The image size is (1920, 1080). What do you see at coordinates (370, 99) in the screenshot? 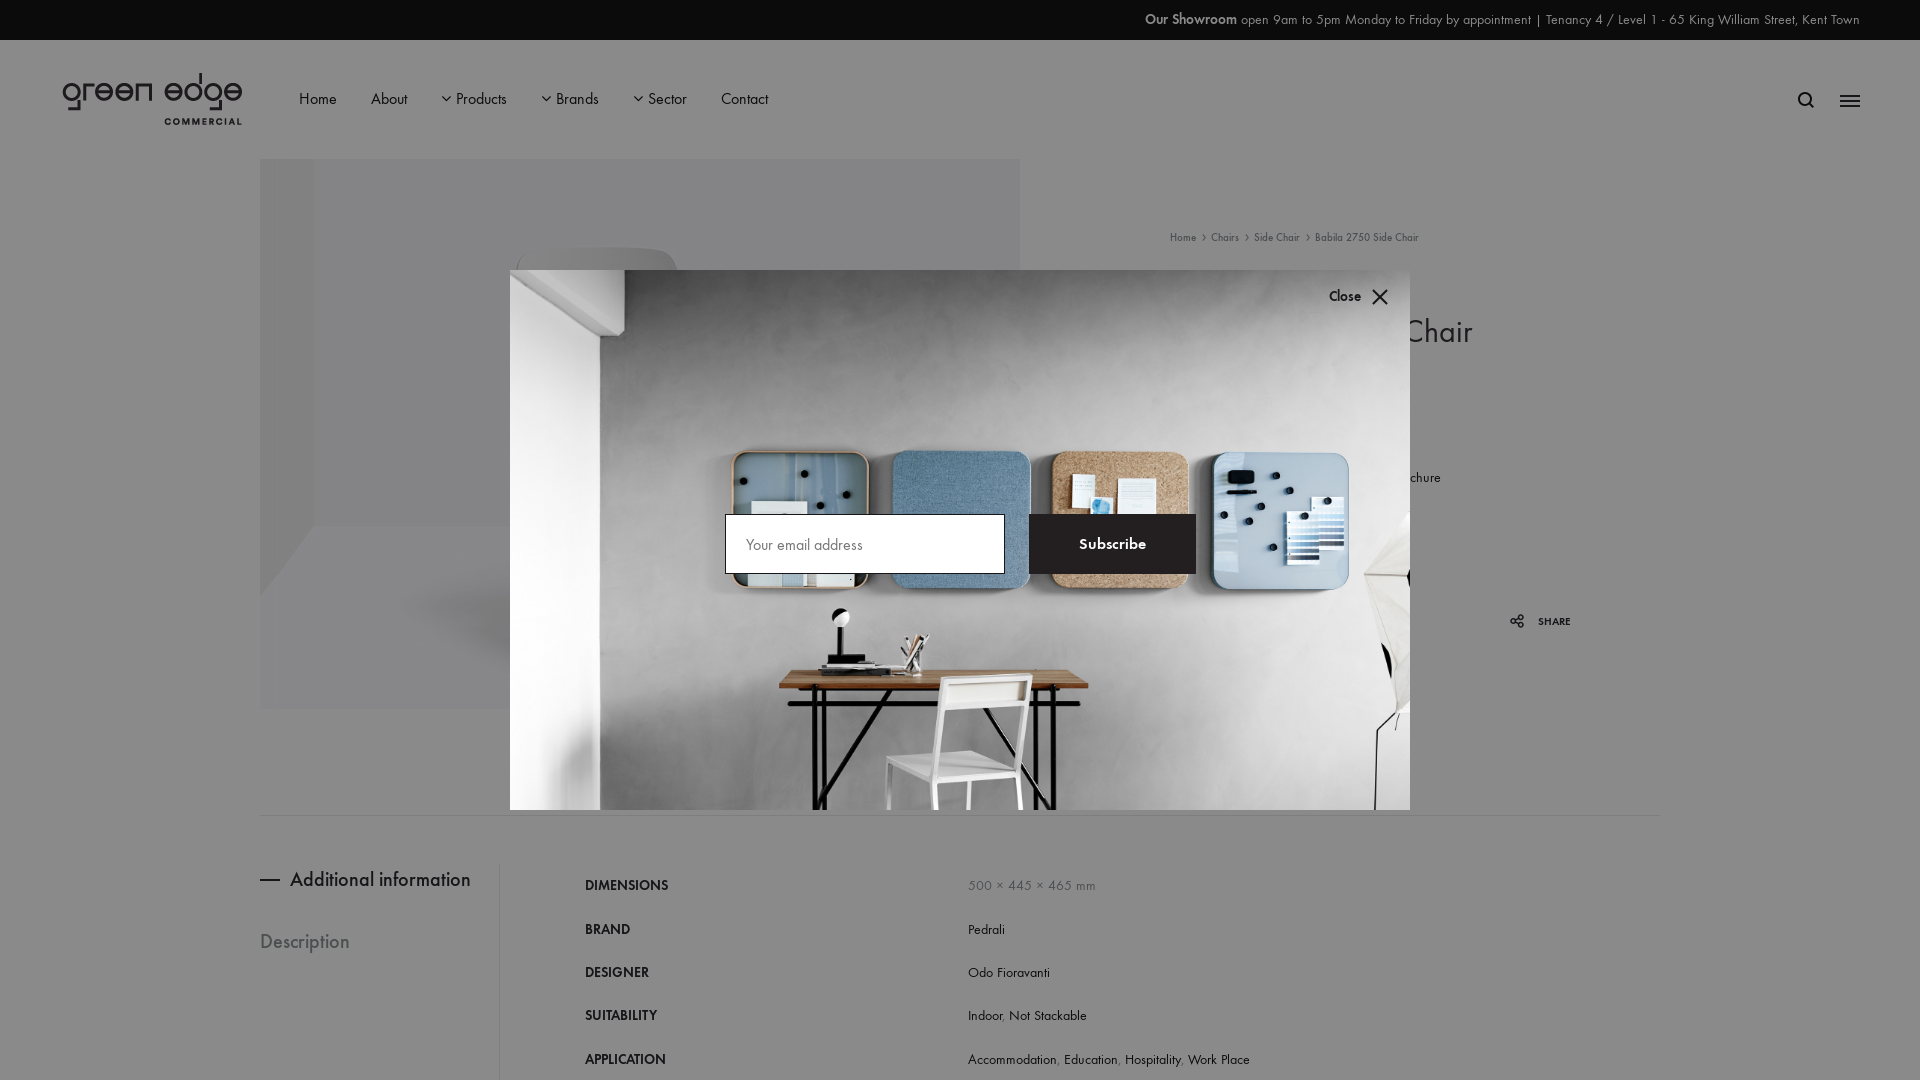
I see `'About'` at bounding box center [370, 99].